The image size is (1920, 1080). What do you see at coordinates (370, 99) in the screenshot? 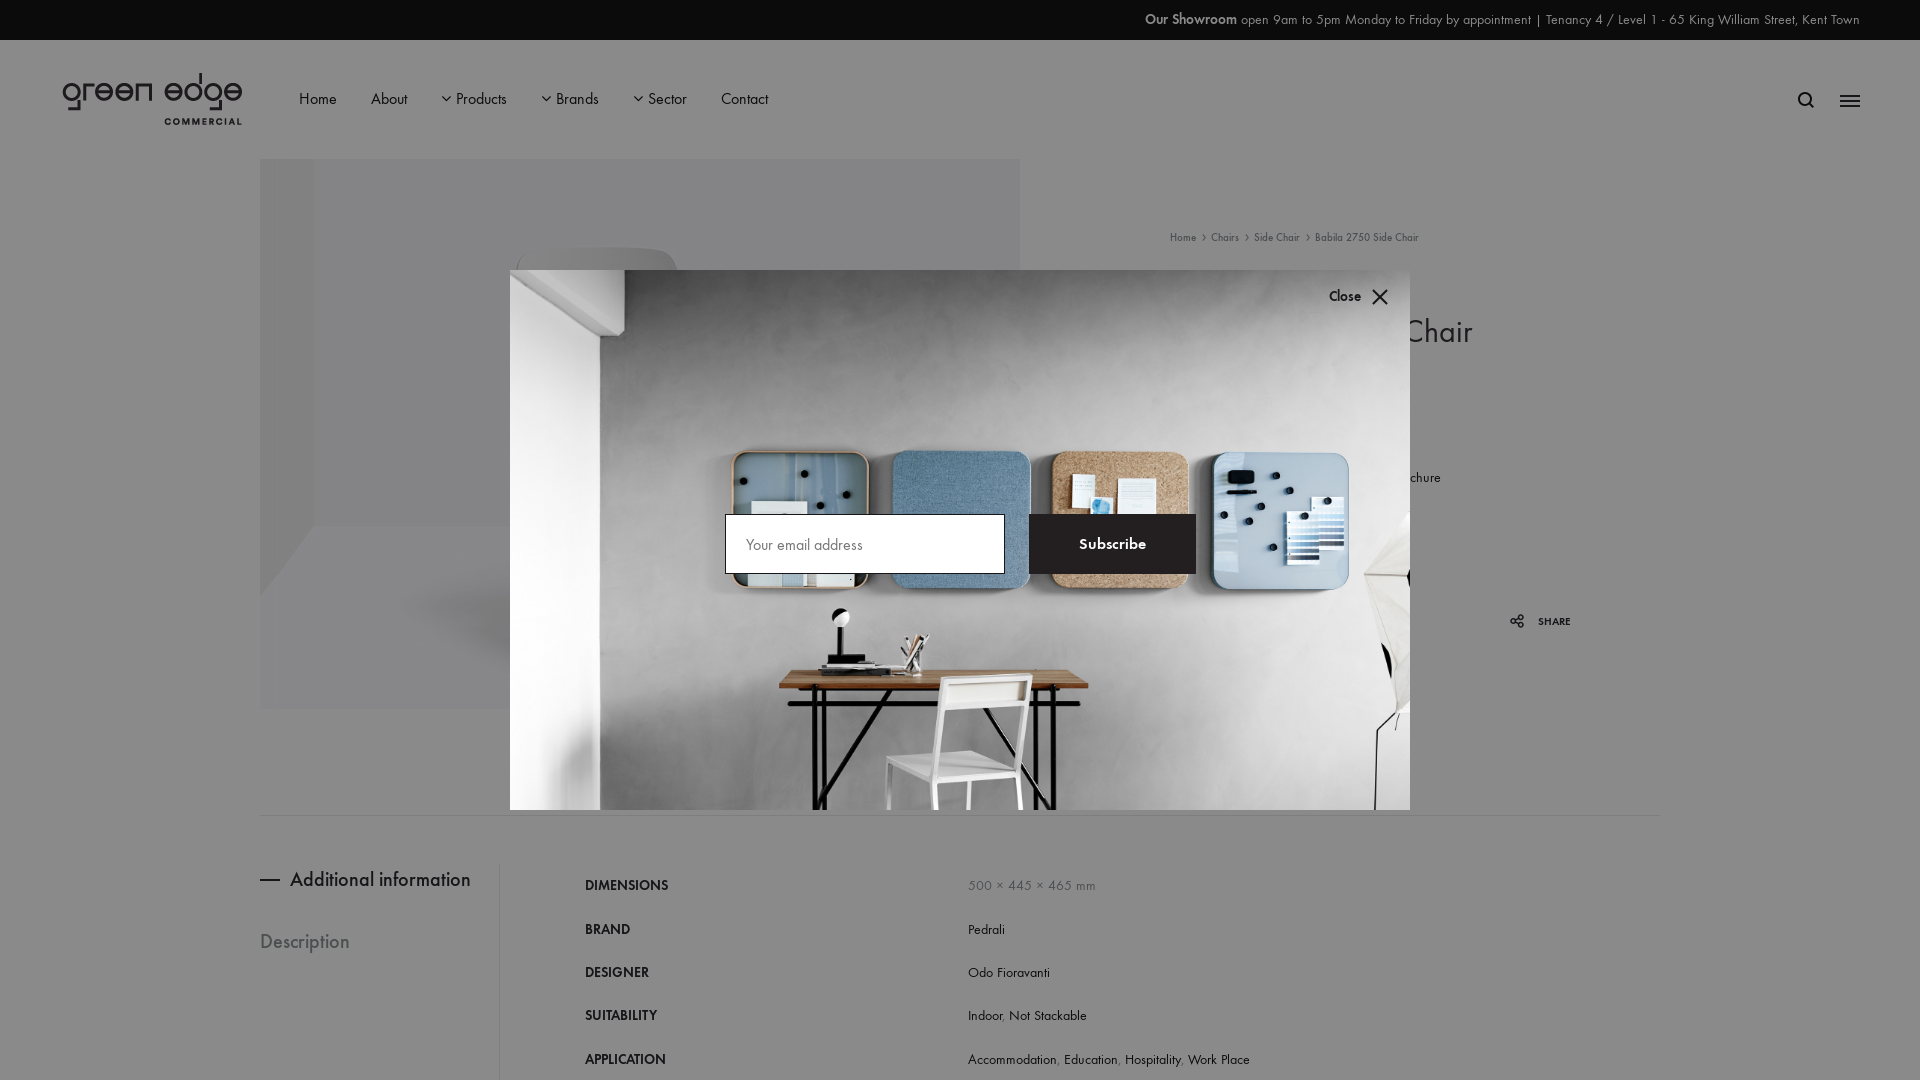
I see `'About'` at bounding box center [370, 99].